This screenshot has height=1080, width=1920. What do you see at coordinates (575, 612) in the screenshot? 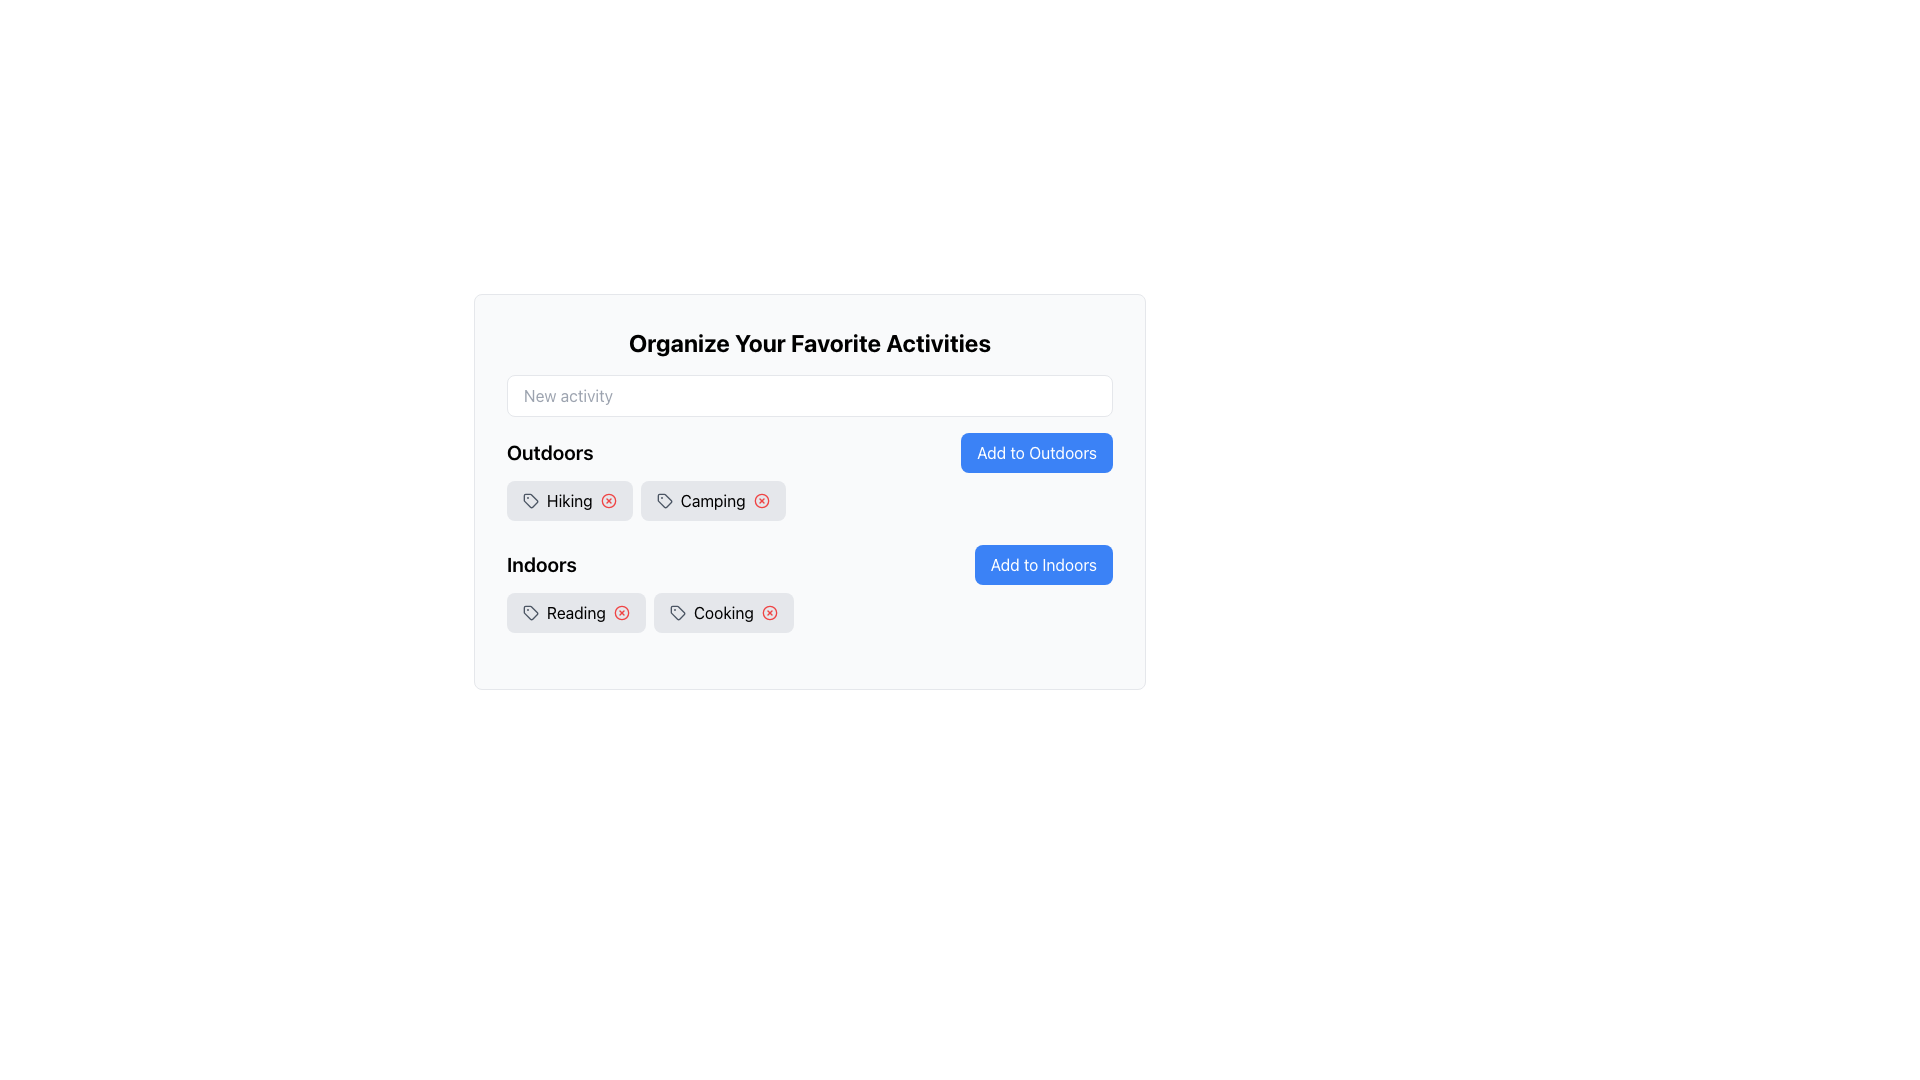
I see `the first interactive tag element labeled 'Reading' with a light gray background and a small red 'x' icon, located under the heading 'Indoors'` at bounding box center [575, 612].